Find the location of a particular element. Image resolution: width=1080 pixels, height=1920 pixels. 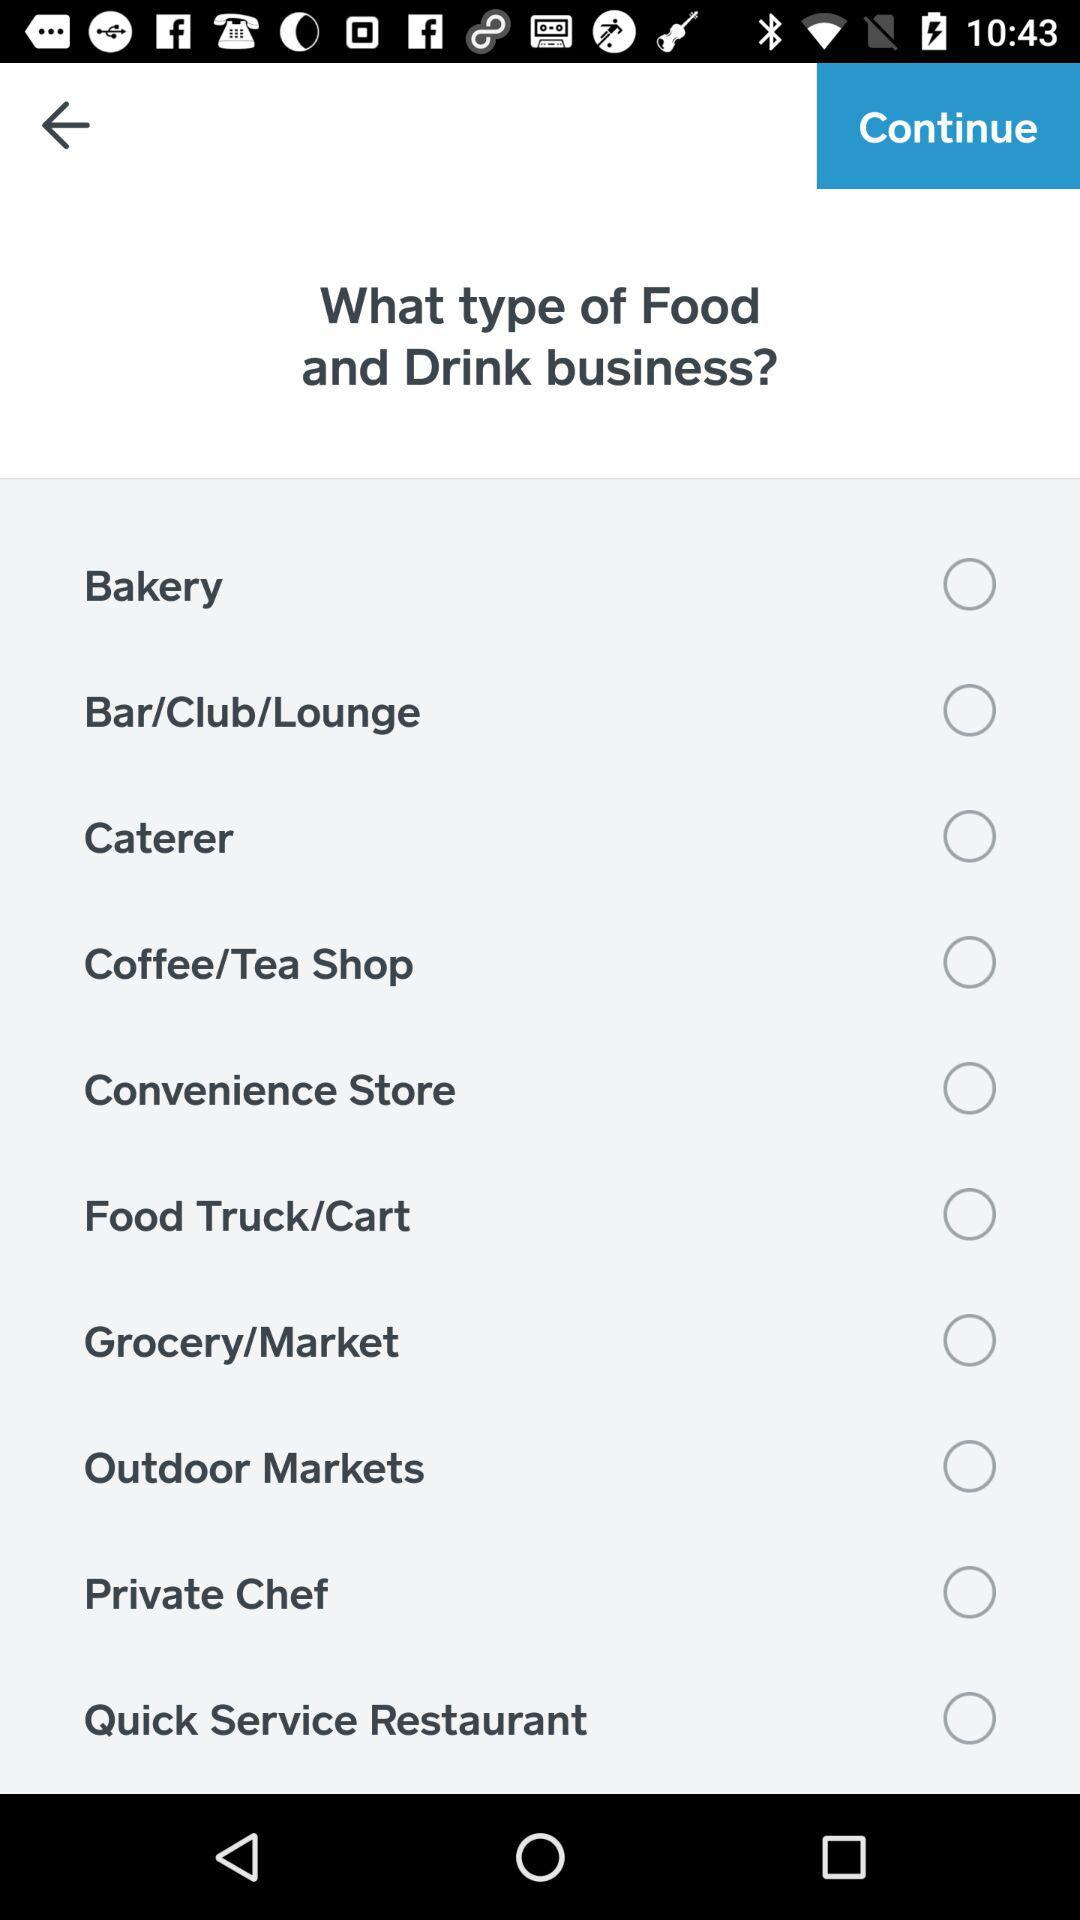

the item below the grocery/market icon is located at coordinates (540, 1466).